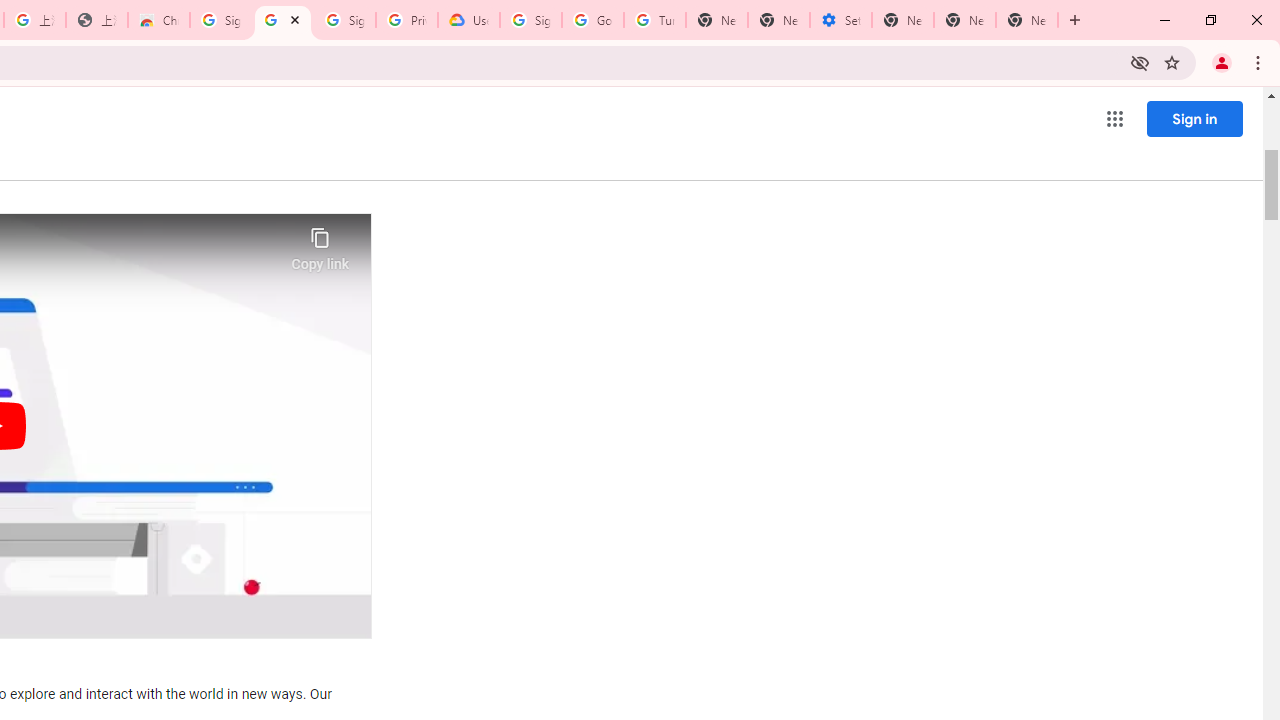  I want to click on 'Copy link', so click(320, 243).